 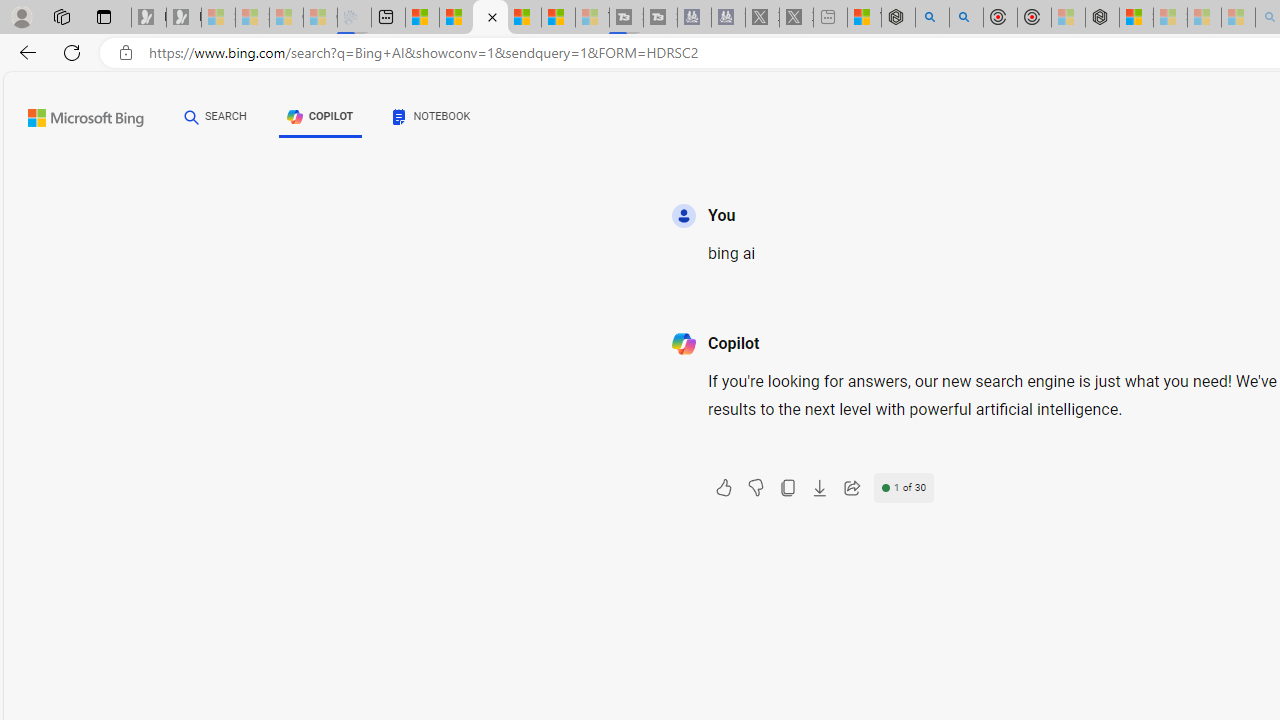 I want to click on 'Skip to content', so click(x=64, y=111).